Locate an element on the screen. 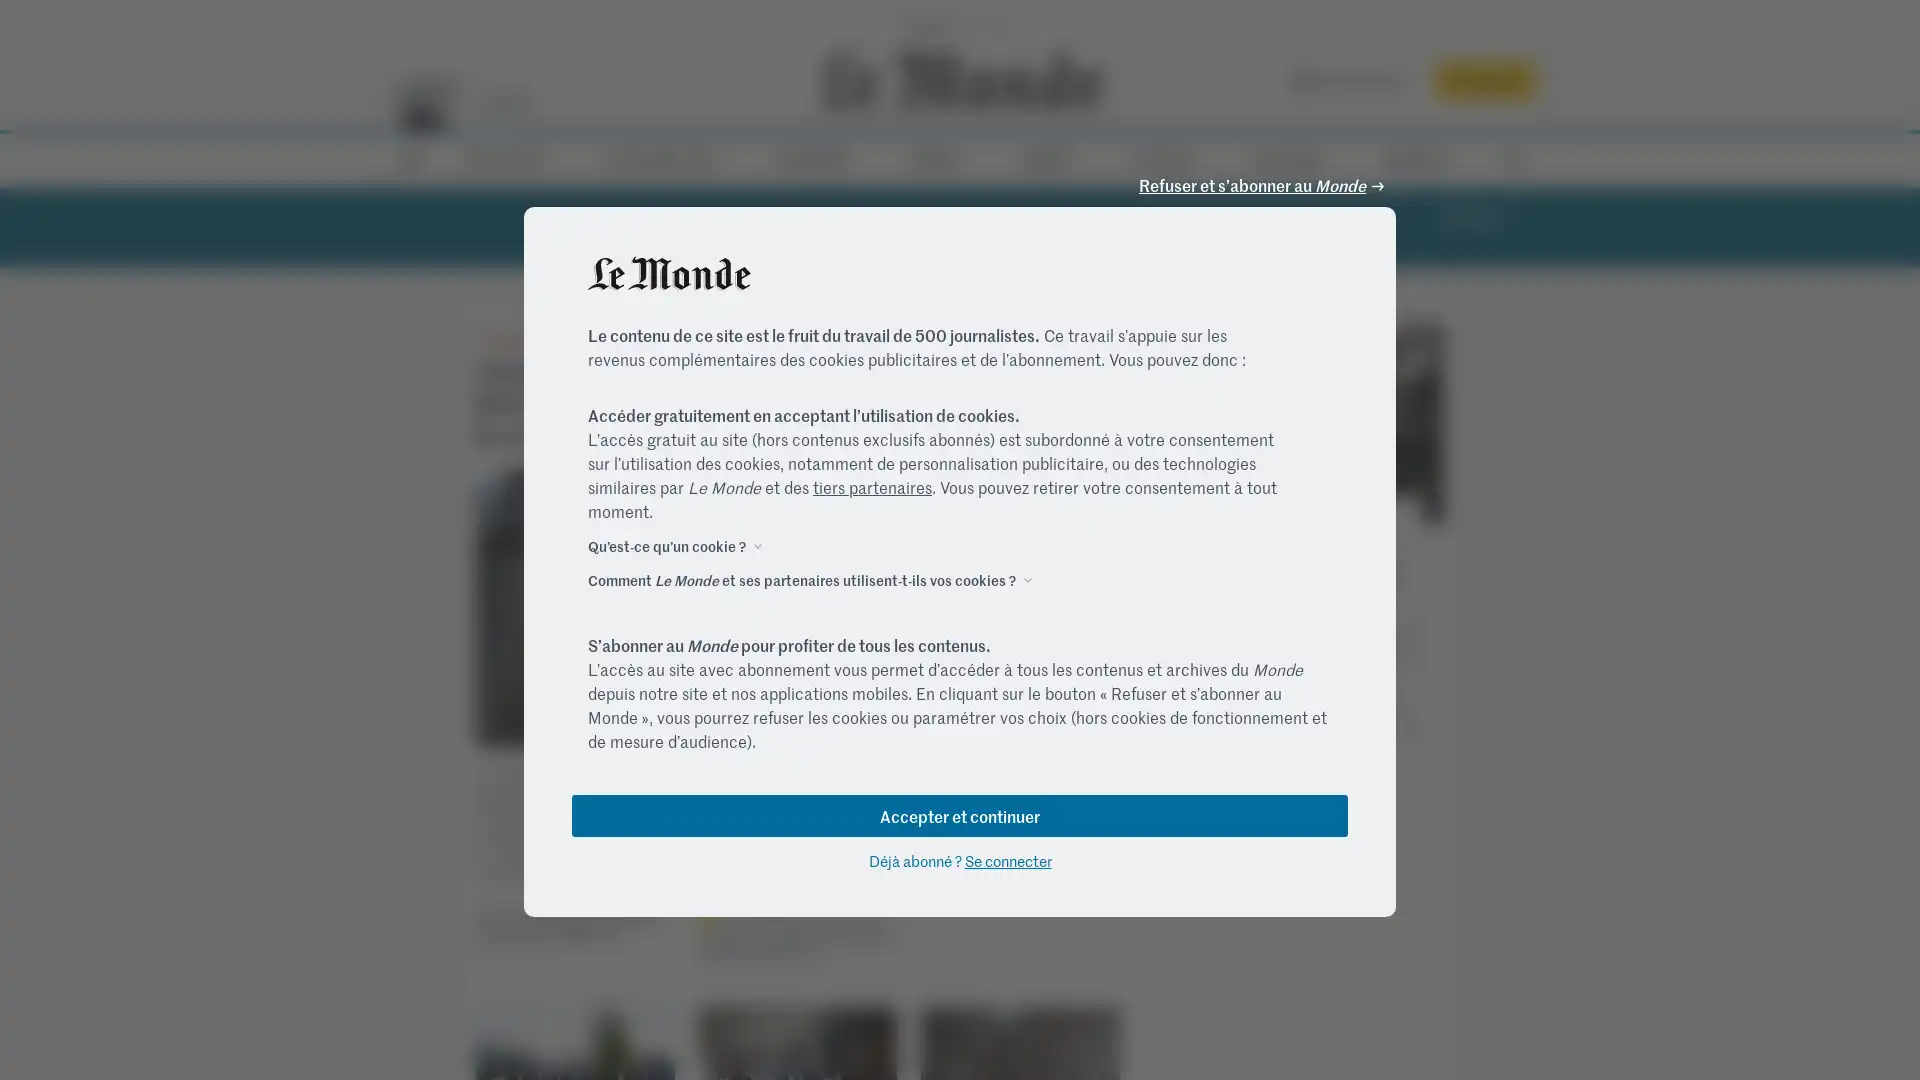 This screenshot has height=1080, width=1920. M LE MAG is located at coordinates (1296, 158).